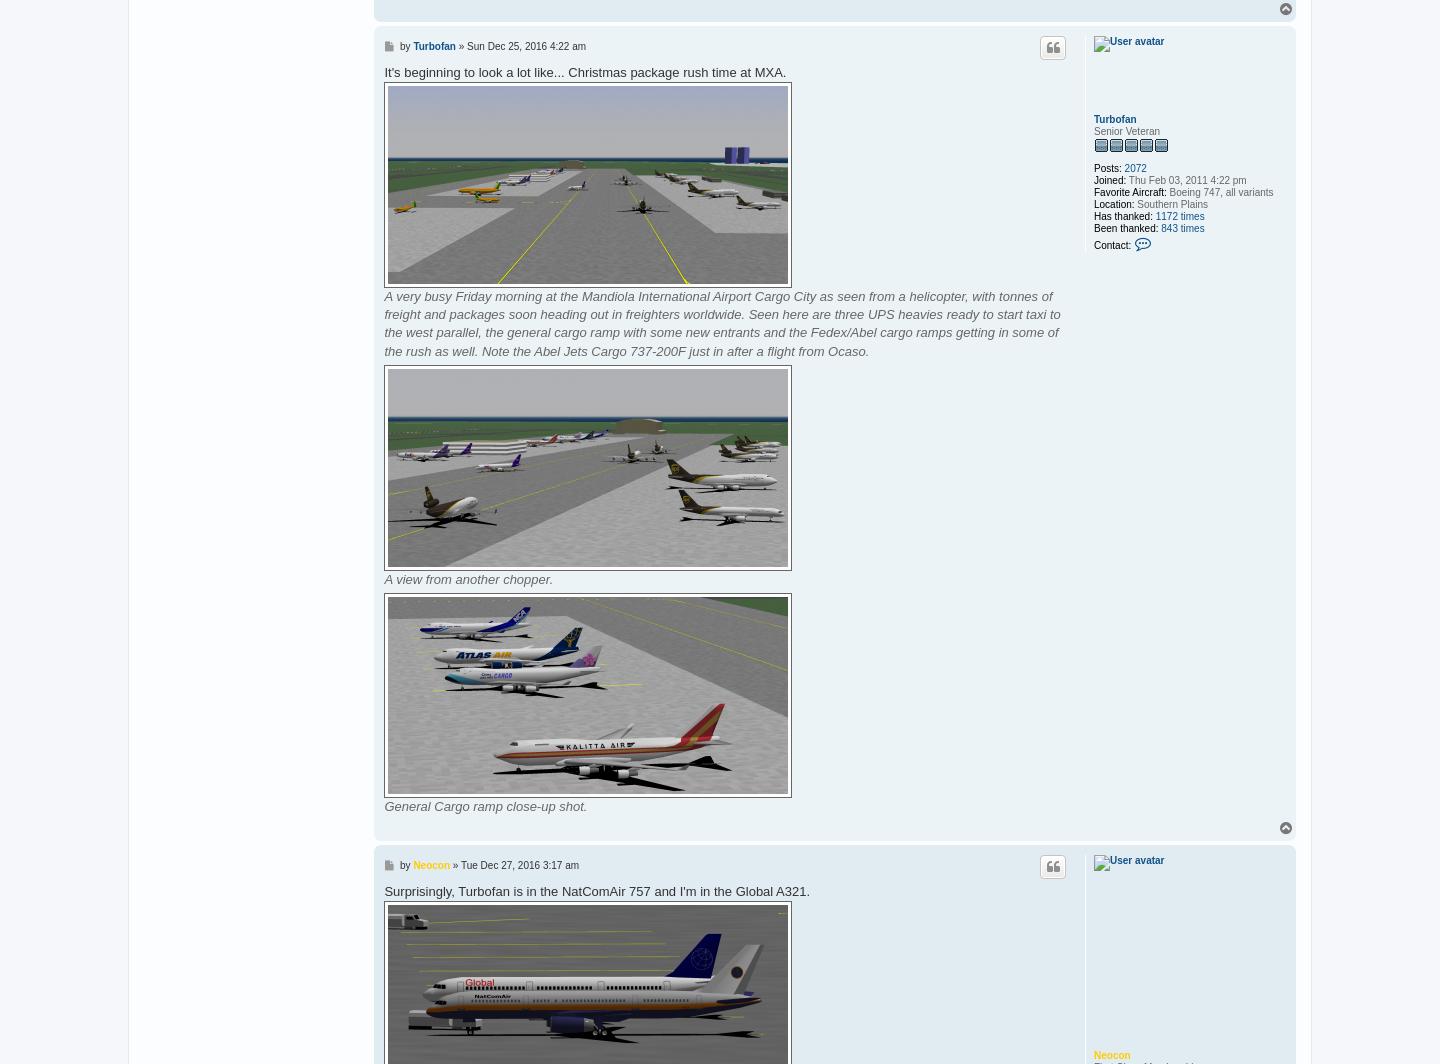 This screenshot has height=1064, width=1440. What do you see at coordinates (383, 71) in the screenshot?
I see `'It's beginning to look a lot like... Christmas package rush time at MXA.'` at bounding box center [383, 71].